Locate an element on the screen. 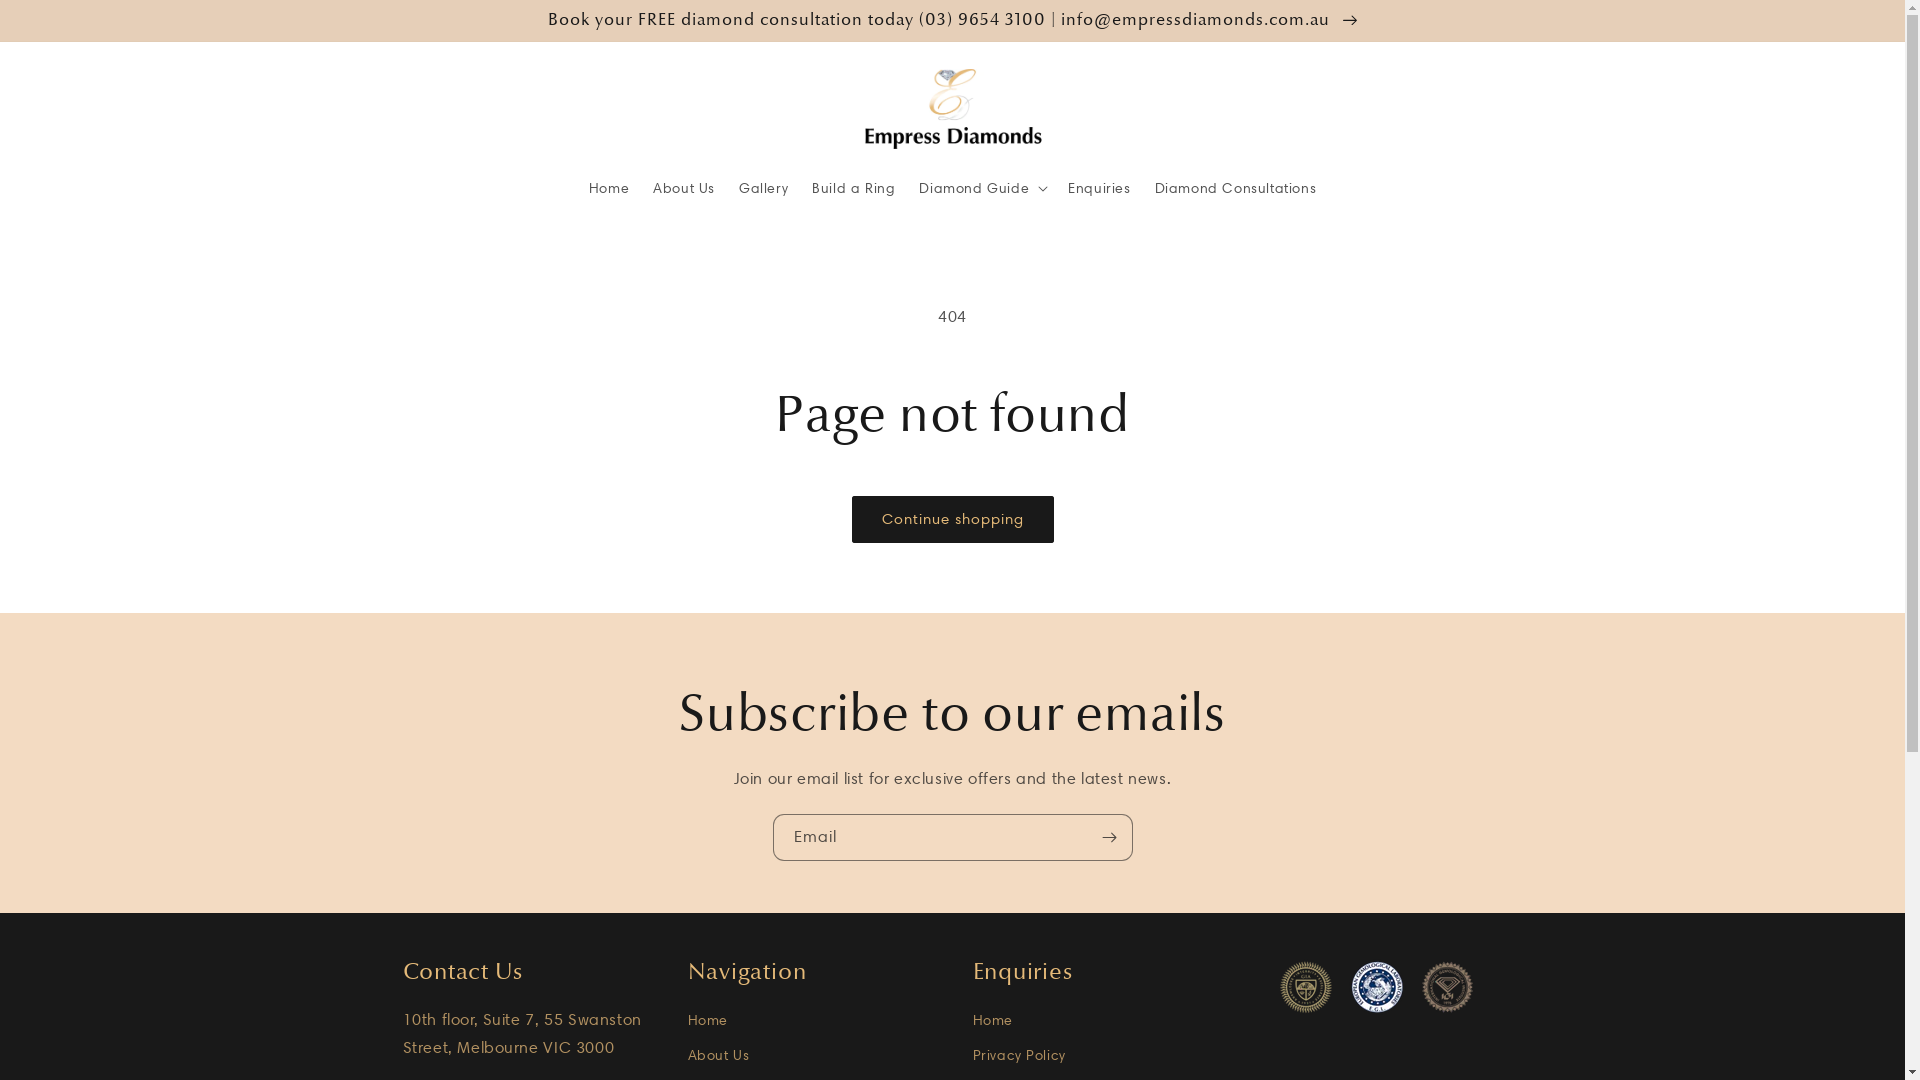 The width and height of the screenshot is (1920, 1080). 'About Us' is located at coordinates (719, 1054).